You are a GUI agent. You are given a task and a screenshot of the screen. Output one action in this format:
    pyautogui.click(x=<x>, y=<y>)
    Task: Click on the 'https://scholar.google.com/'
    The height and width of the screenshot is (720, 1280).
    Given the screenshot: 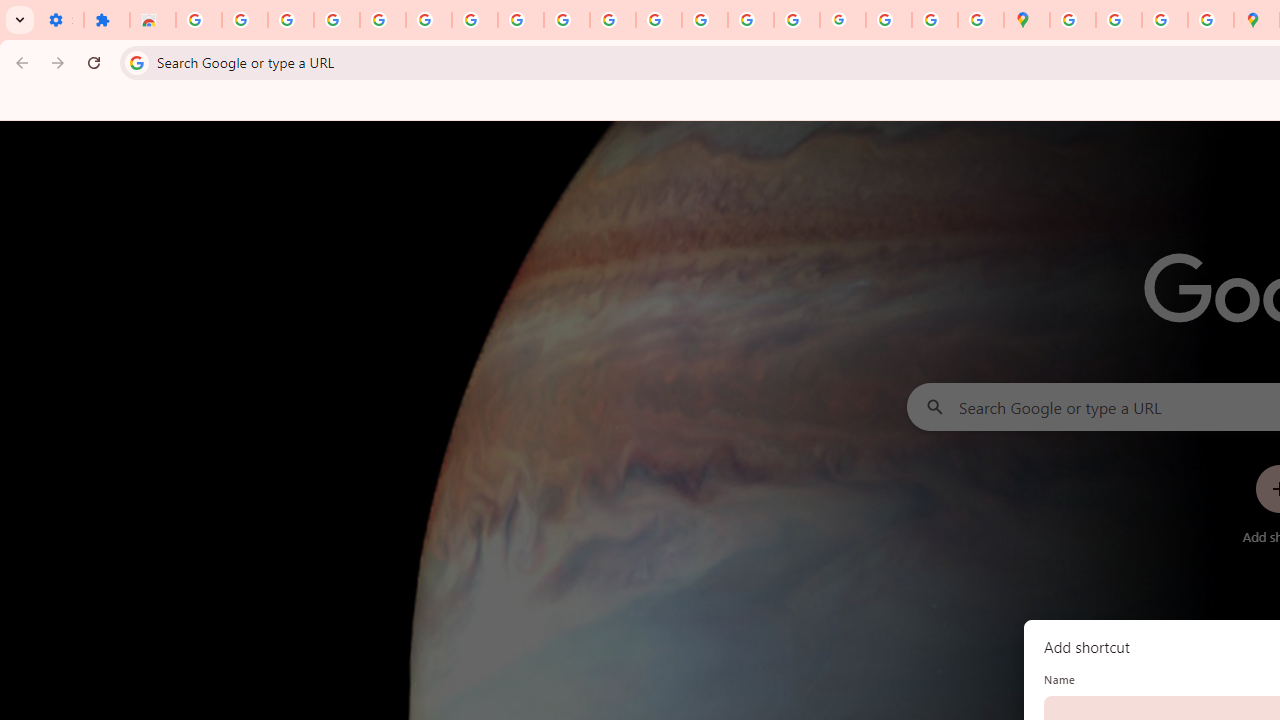 What is the action you would take?
    pyautogui.click(x=659, y=20)
    